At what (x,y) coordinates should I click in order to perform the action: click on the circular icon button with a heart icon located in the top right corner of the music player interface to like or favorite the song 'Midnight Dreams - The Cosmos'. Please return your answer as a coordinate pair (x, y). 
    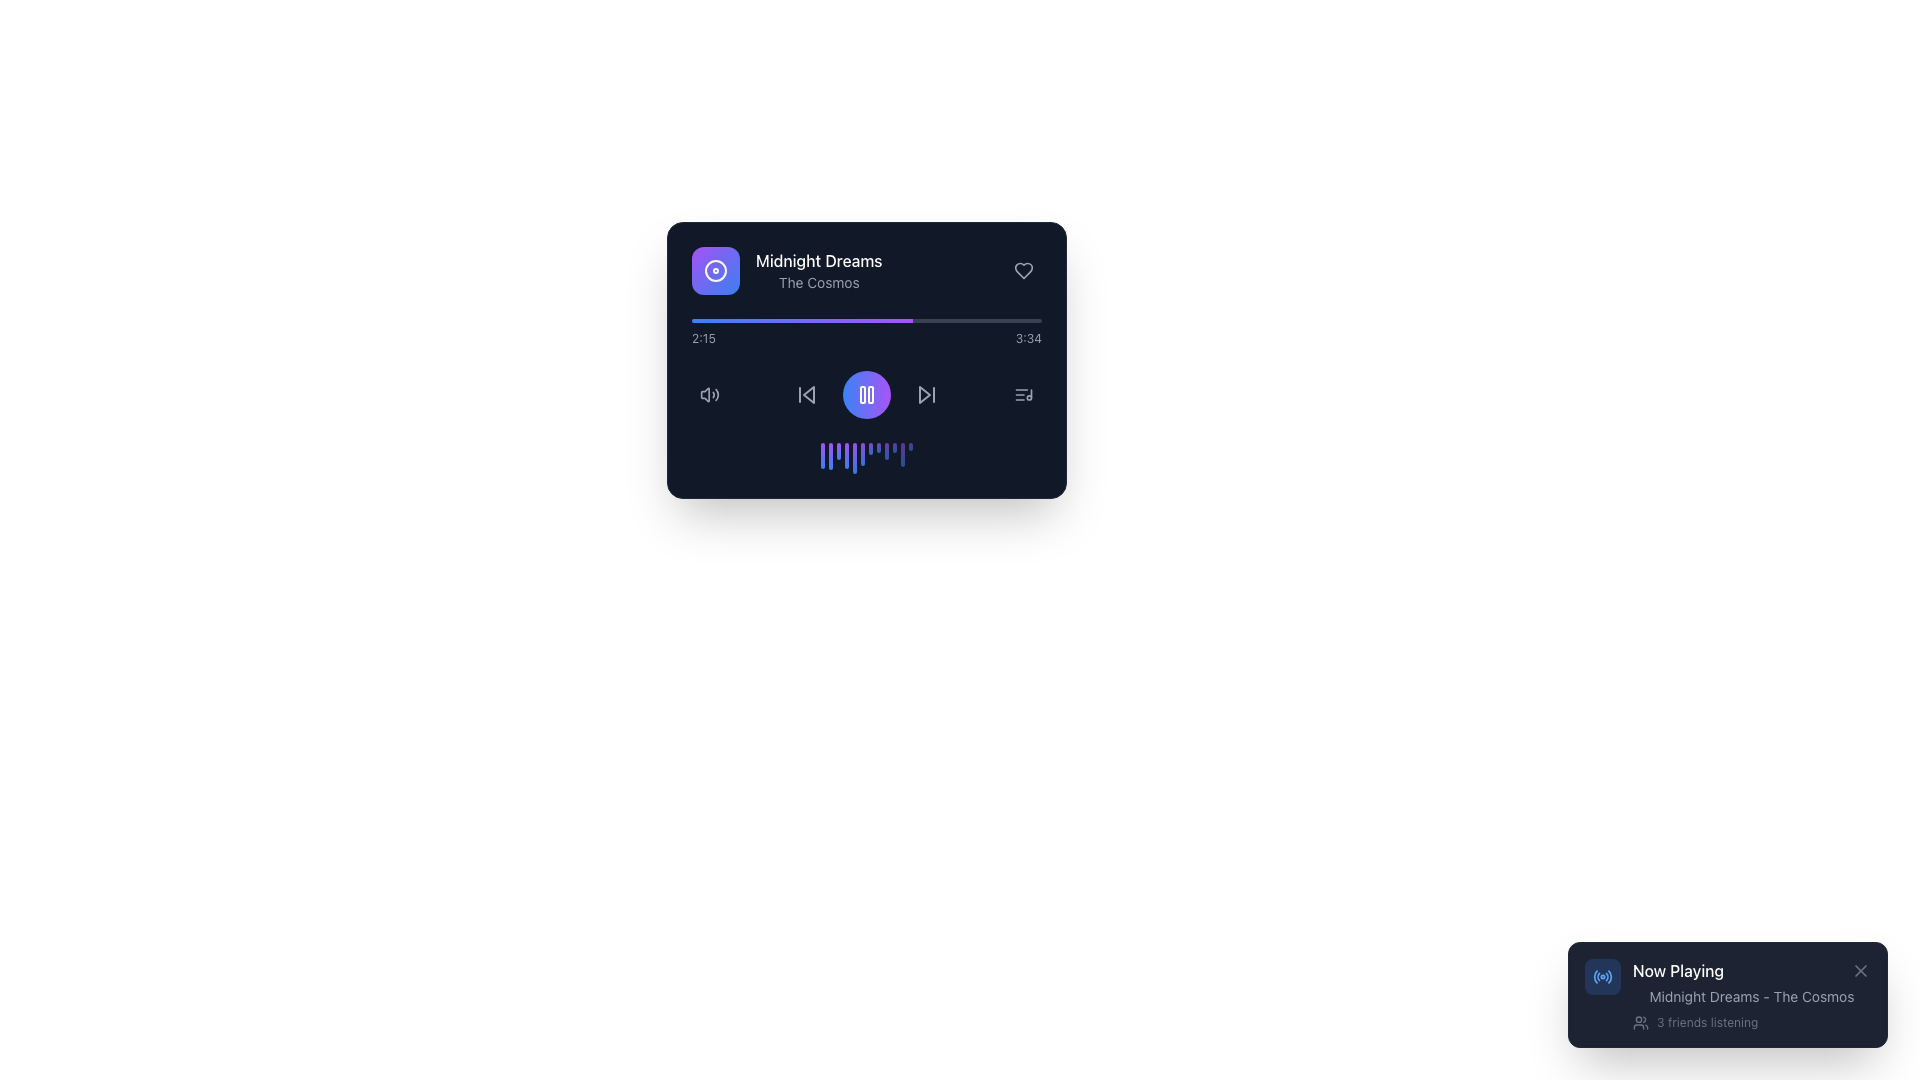
    Looking at the image, I should click on (1023, 270).